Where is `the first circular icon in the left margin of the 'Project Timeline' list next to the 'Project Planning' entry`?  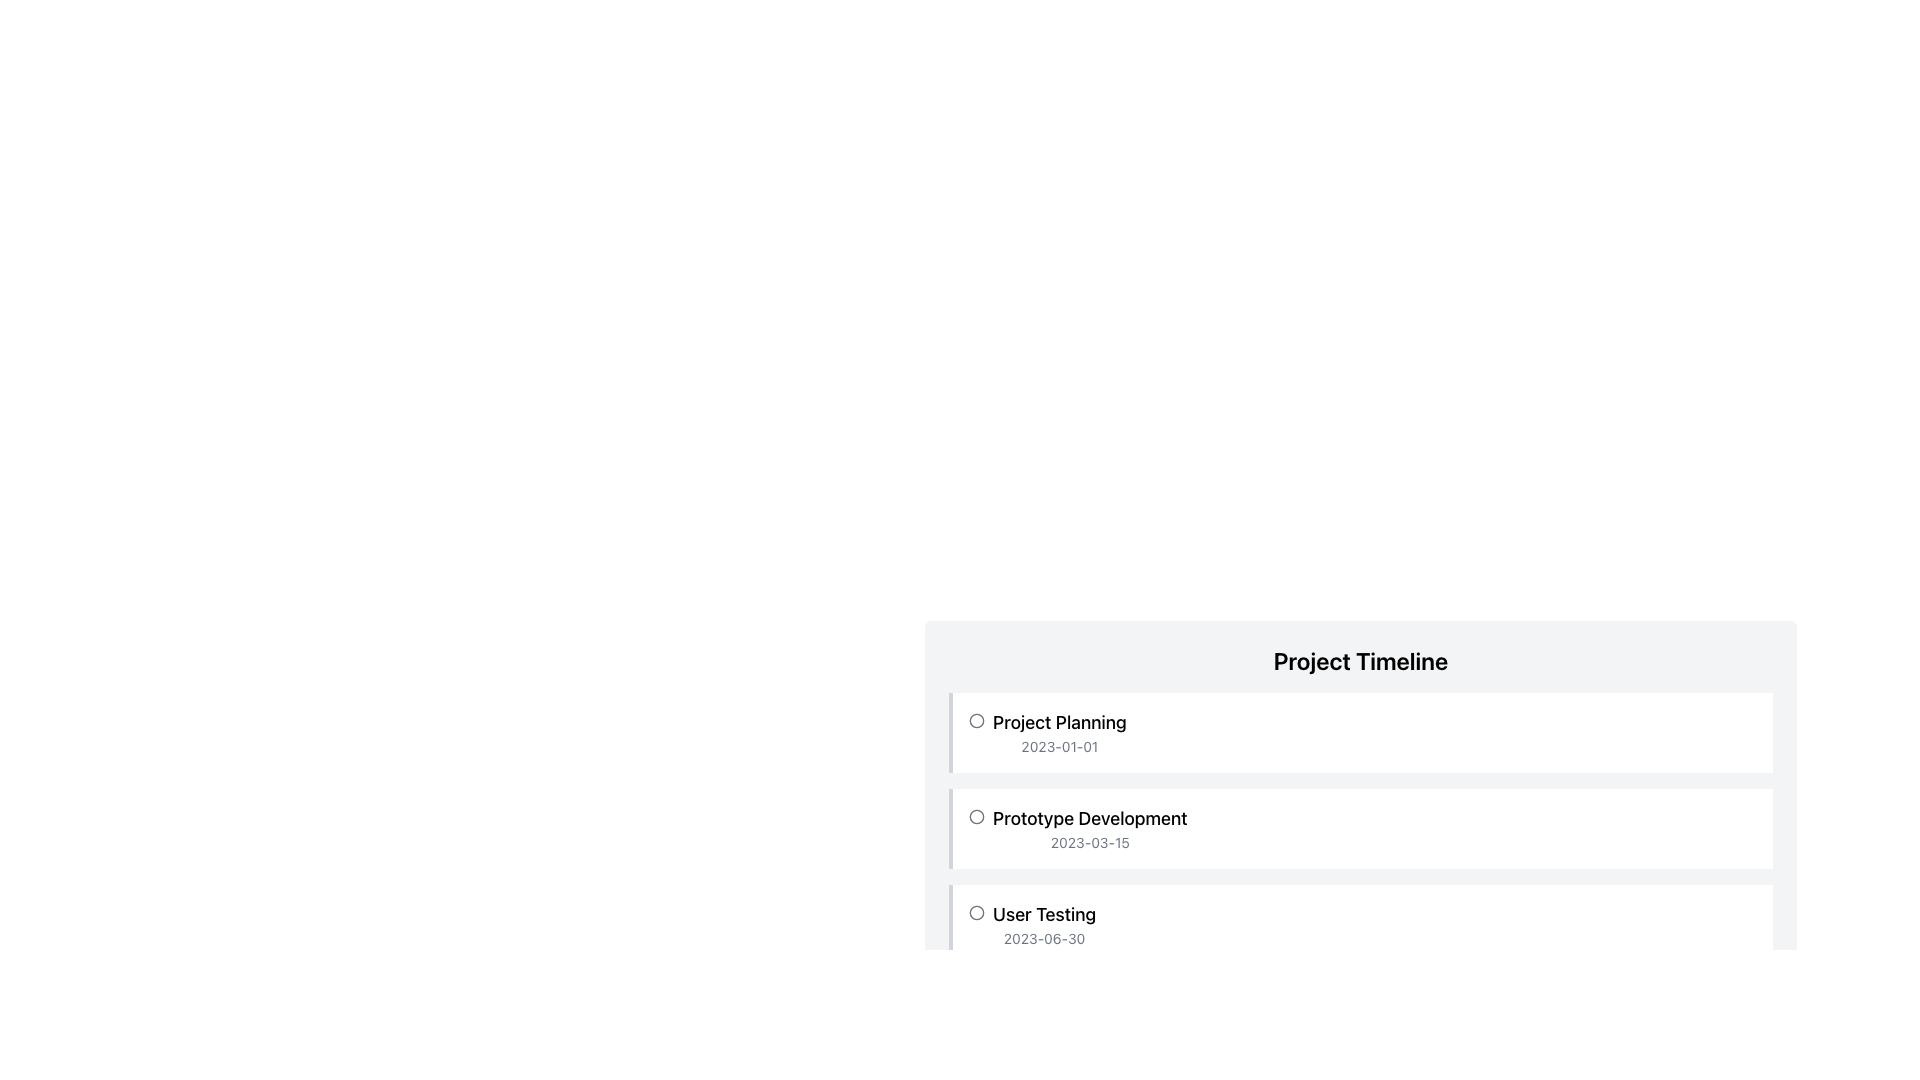
the first circular icon in the left margin of the 'Project Timeline' list next to the 'Project Planning' entry is located at coordinates (977, 732).